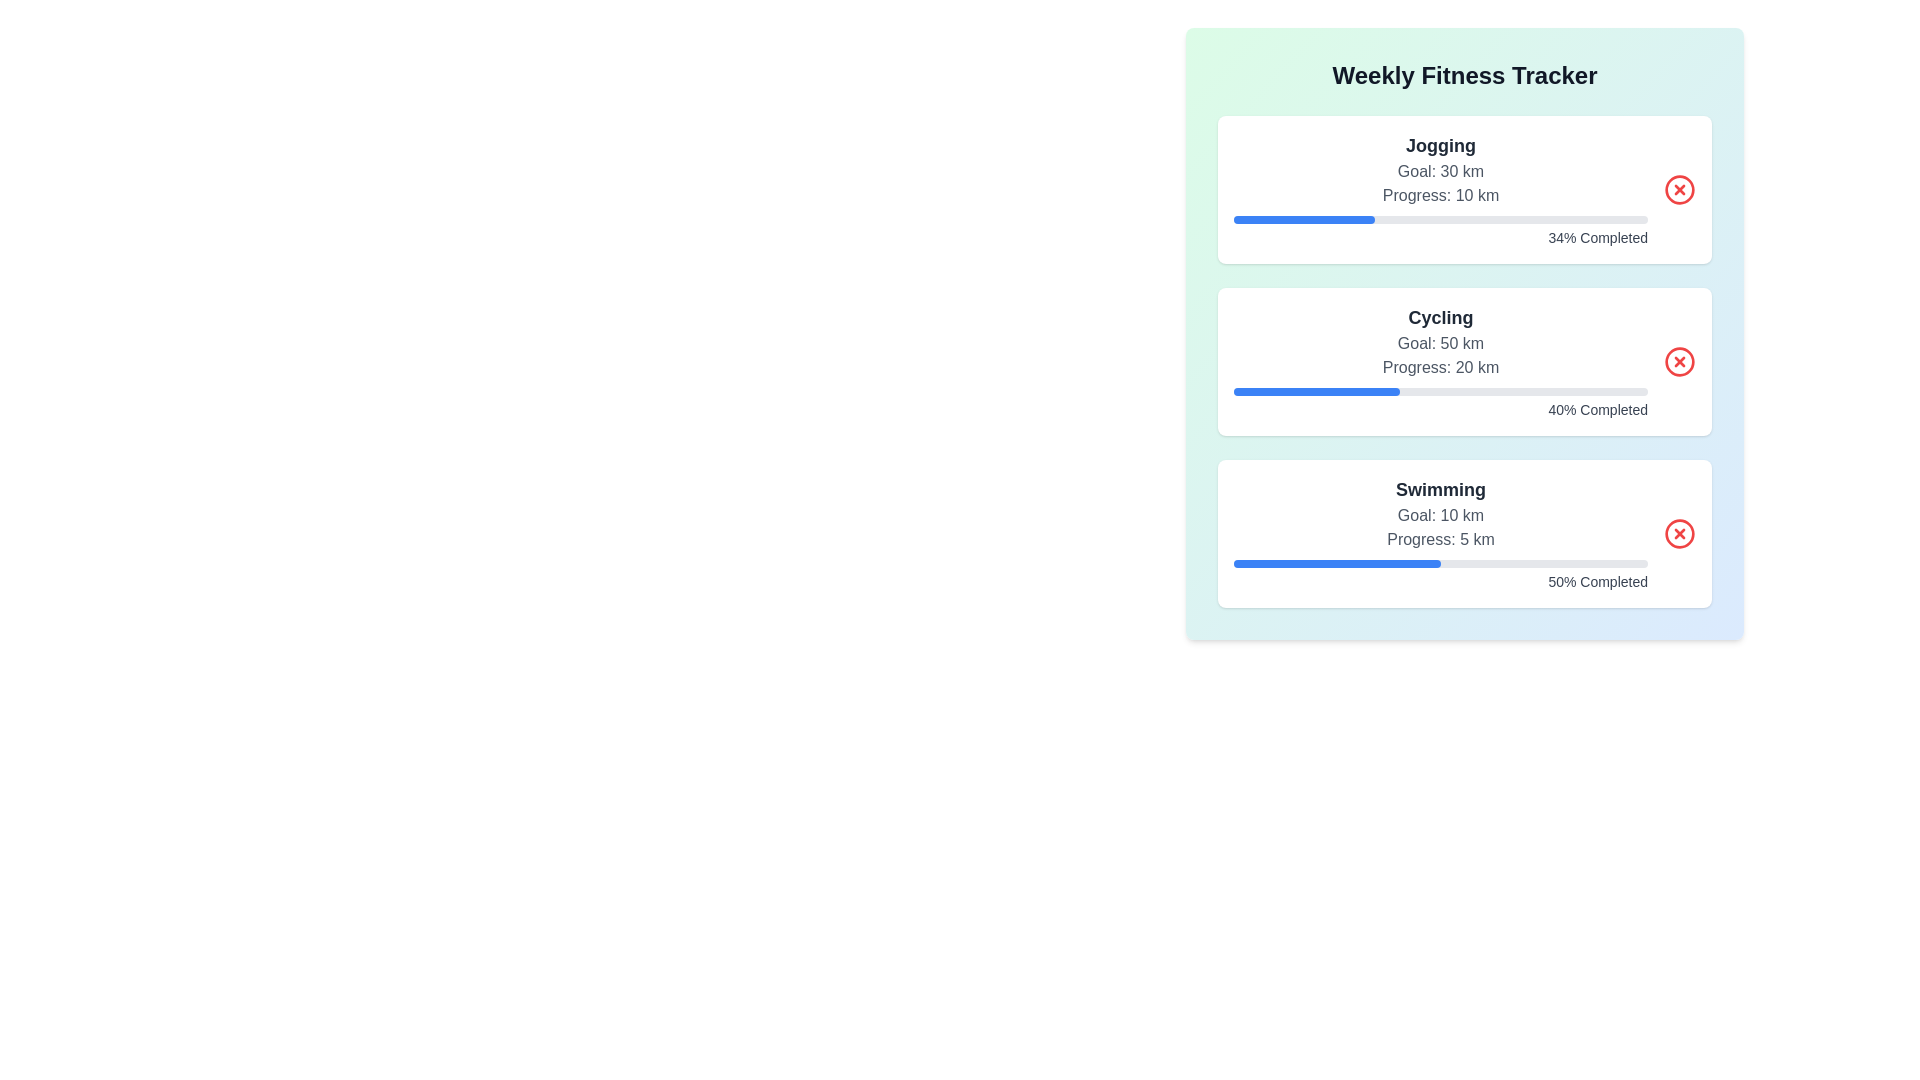 The image size is (1920, 1080). What do you see at coordinates (1440, 219) in the screenshot?
I see `the progress bar in the 'Jogging' section of the 'Weekly Fitness Tracker' interface, which is styled as a rounded rectangular track with a light gray background and a blue filled portion representing progress` at bounding box center [1440, 219].